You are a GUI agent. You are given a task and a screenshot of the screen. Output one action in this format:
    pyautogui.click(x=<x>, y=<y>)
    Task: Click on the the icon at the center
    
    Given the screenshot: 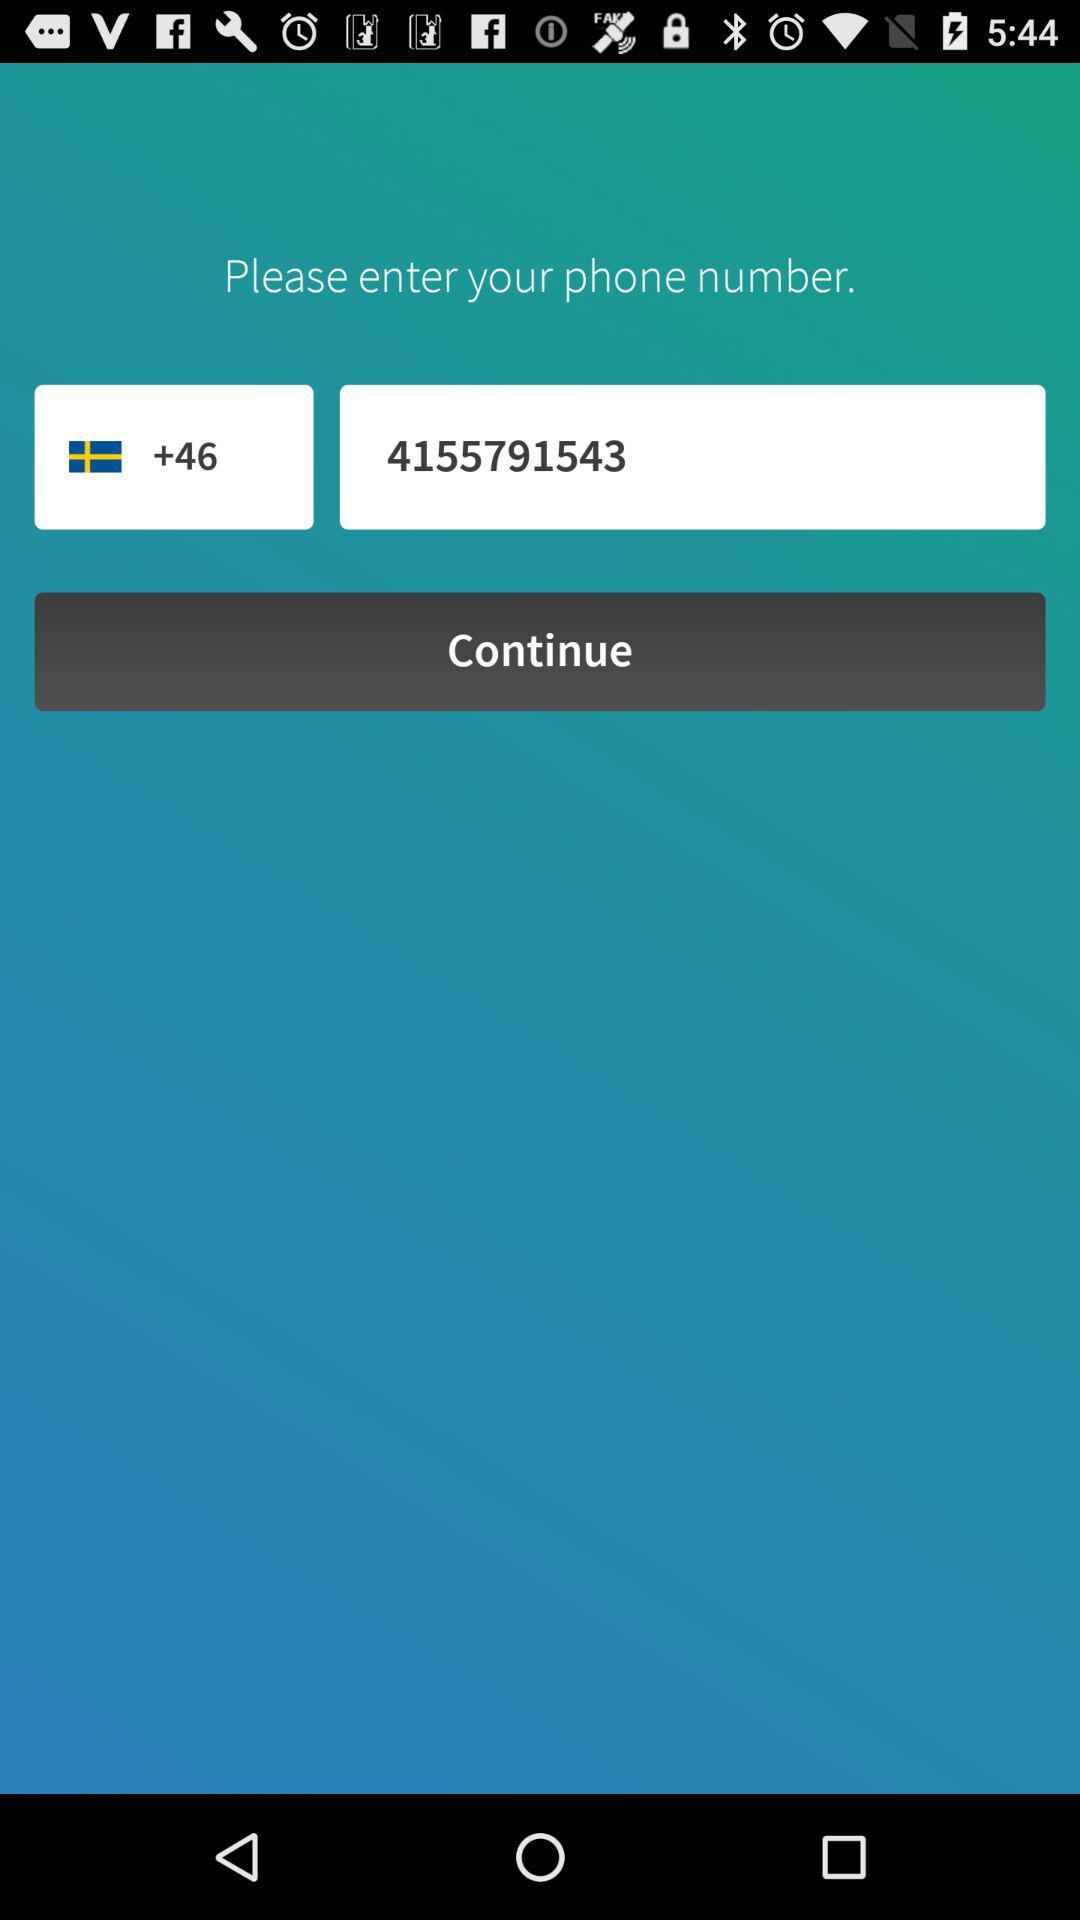 What is the action you would take?
    pyautogui.click(x=540, y=651)
    